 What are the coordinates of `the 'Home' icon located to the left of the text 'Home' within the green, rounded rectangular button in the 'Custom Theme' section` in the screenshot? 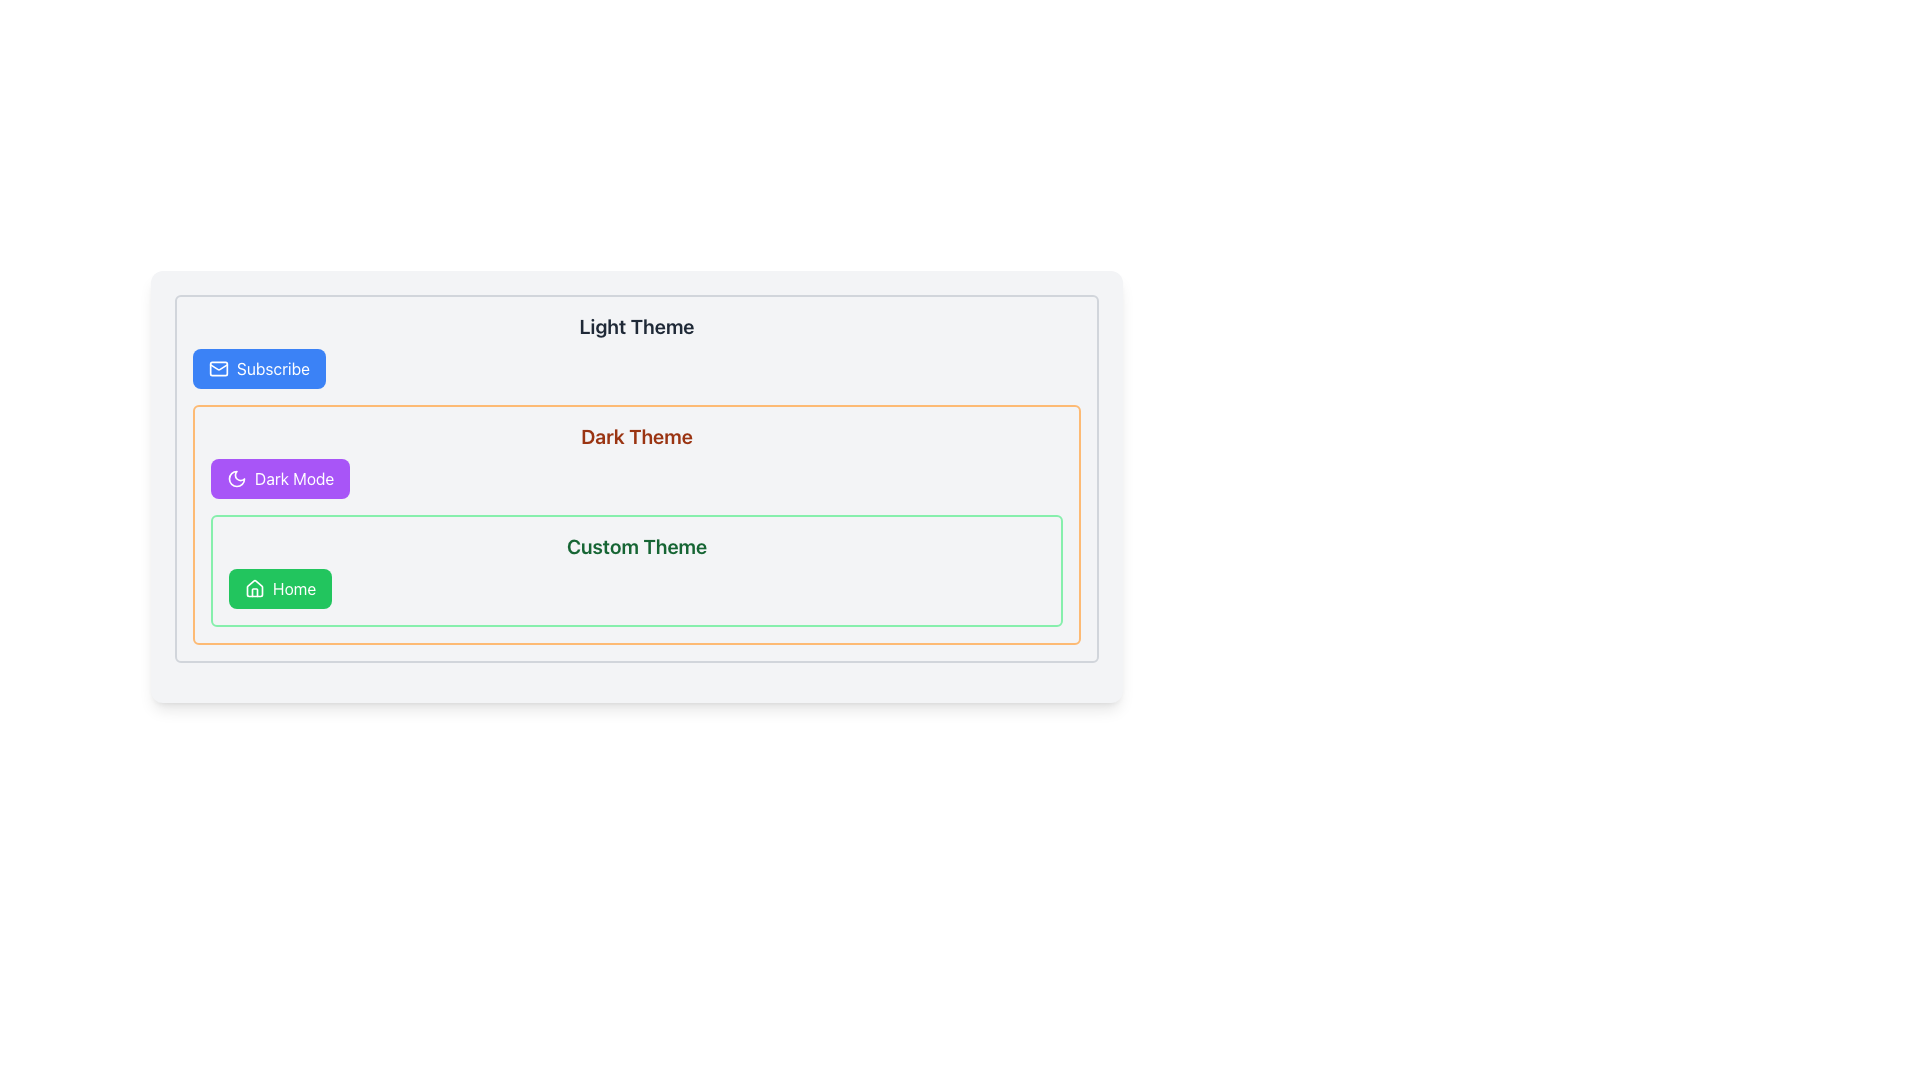 It's located at (253, 588).